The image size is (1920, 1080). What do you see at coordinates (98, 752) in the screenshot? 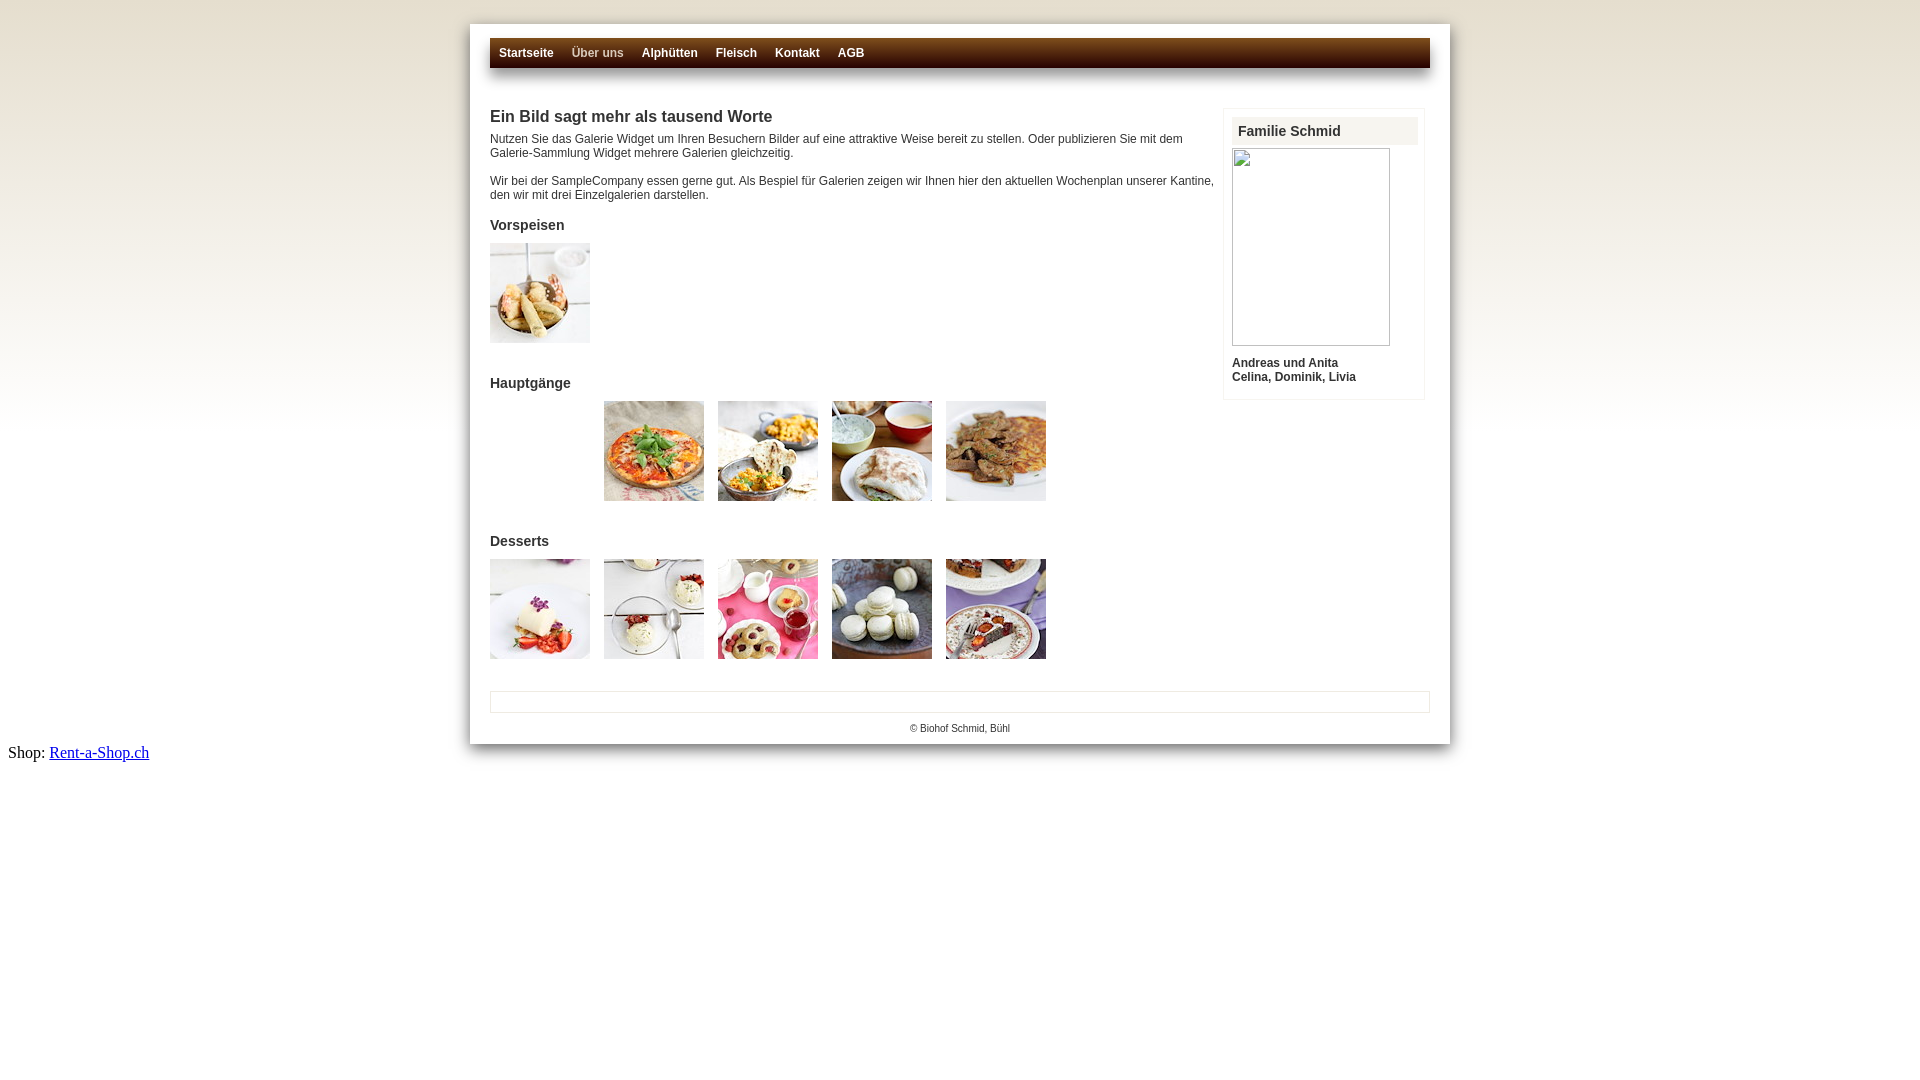
I see `'Rent-a-Shop.ch'` at bounding box center [98, 752].